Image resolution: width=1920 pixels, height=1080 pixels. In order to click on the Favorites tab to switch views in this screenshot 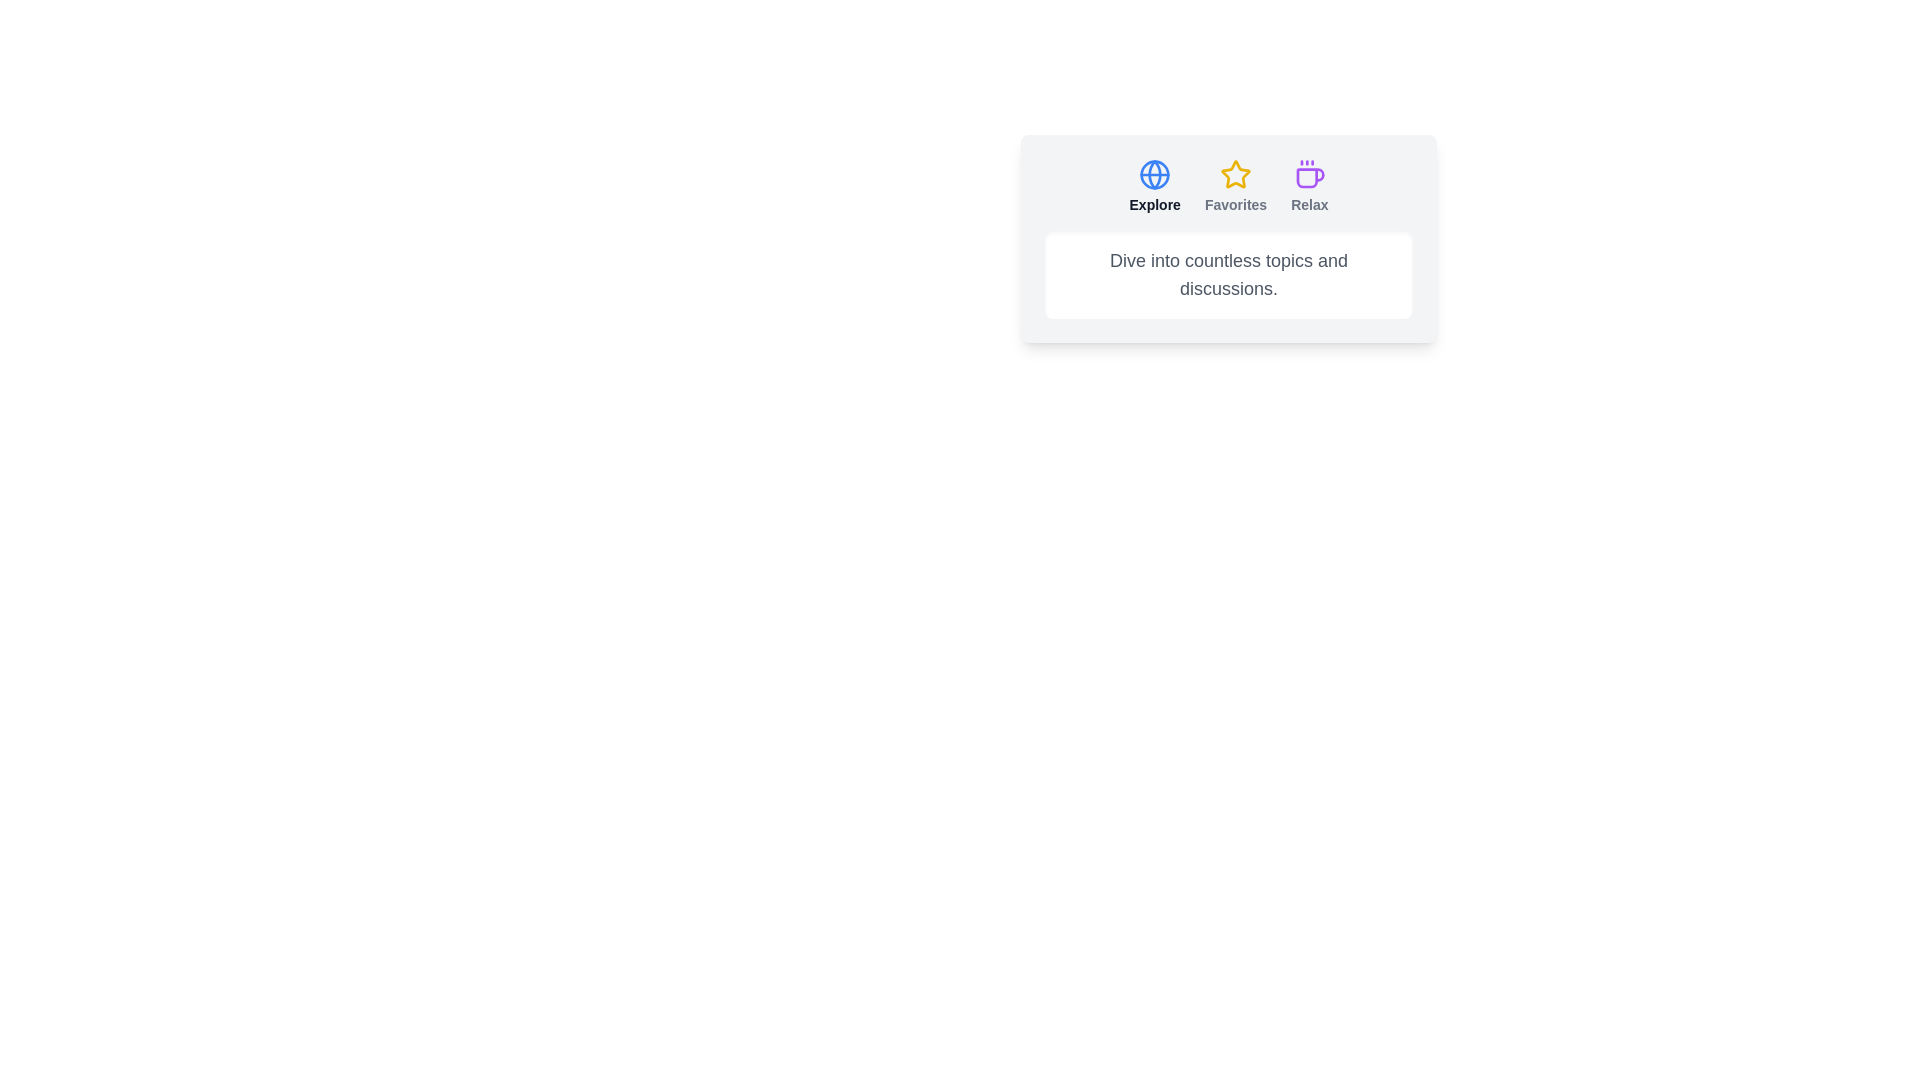, I will do `click(1235, 186)`.